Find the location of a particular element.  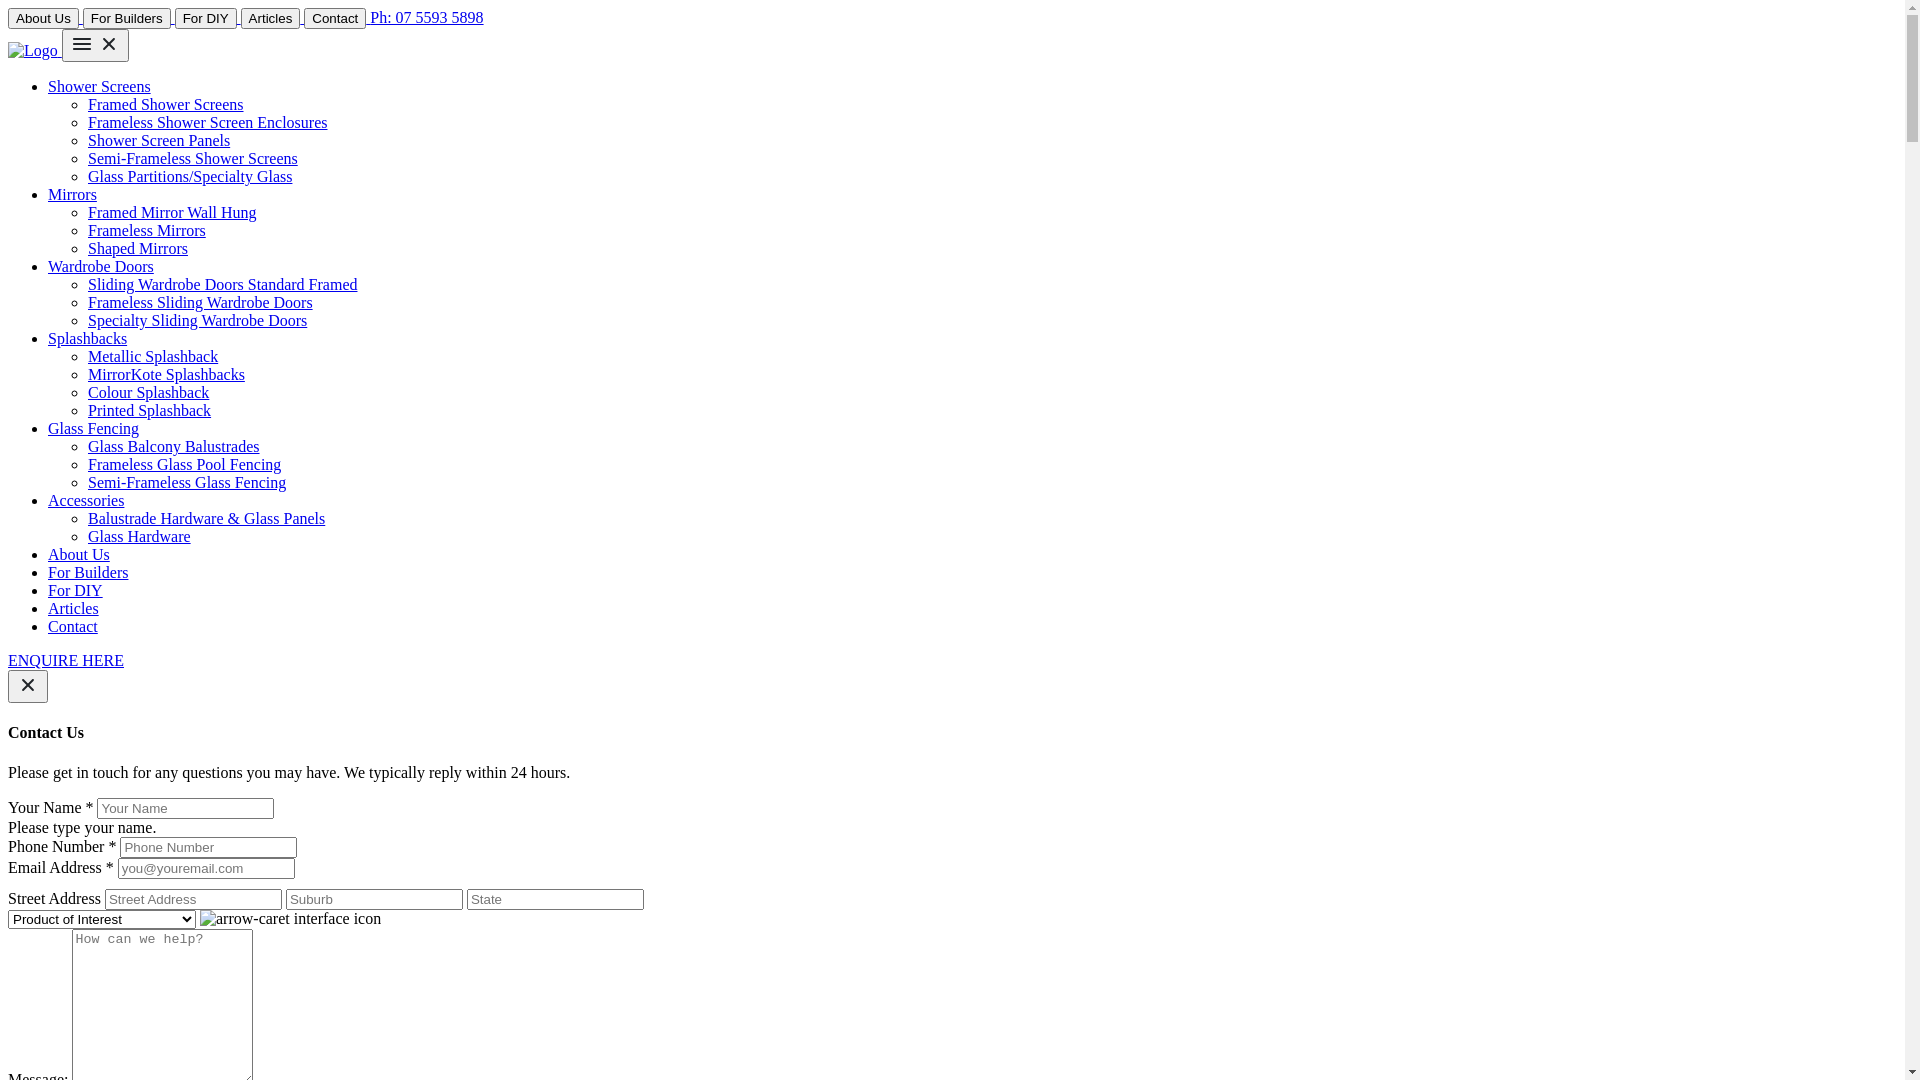

'Shower Screens' is located at coordinates (98, 85).